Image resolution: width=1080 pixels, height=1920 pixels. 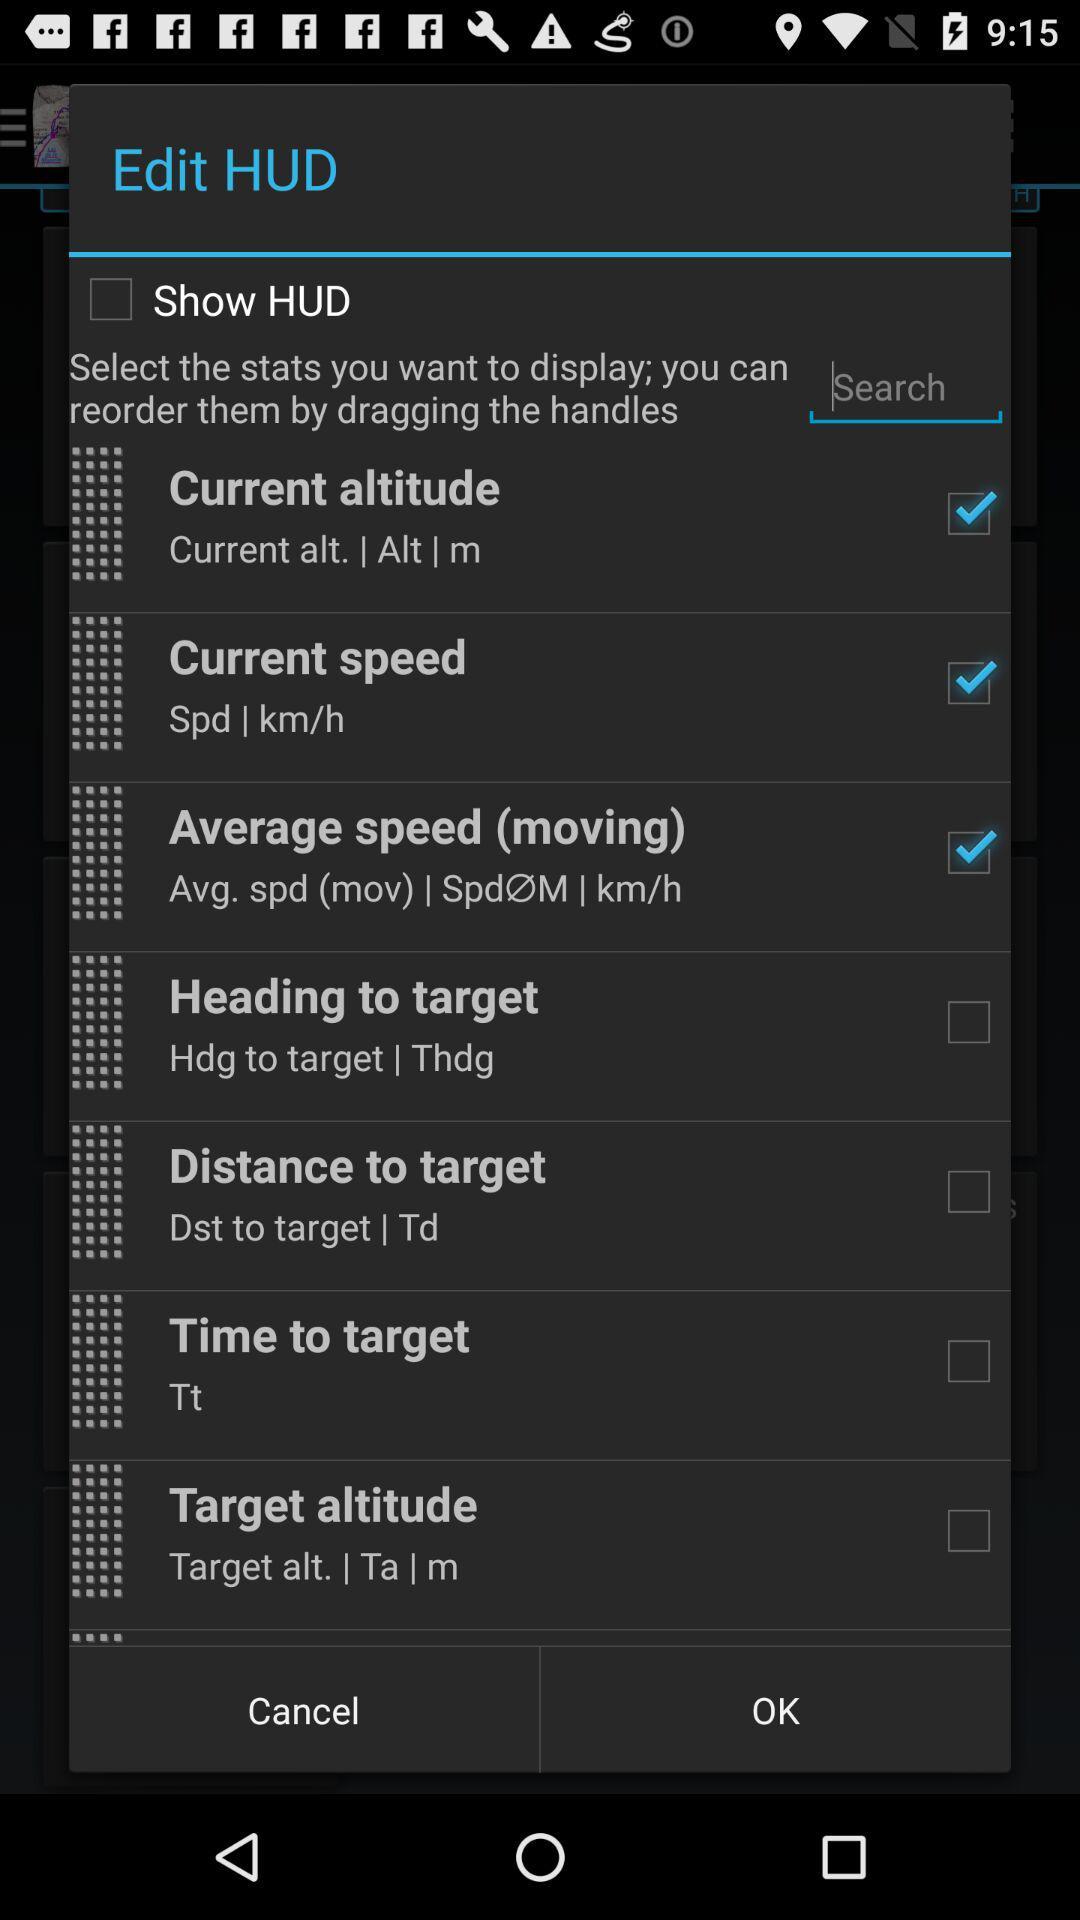 What do you see at coordinates (304, 1708) in the screenshot?
I see `item to the left of the ok` at bounding box center [304, 1708].